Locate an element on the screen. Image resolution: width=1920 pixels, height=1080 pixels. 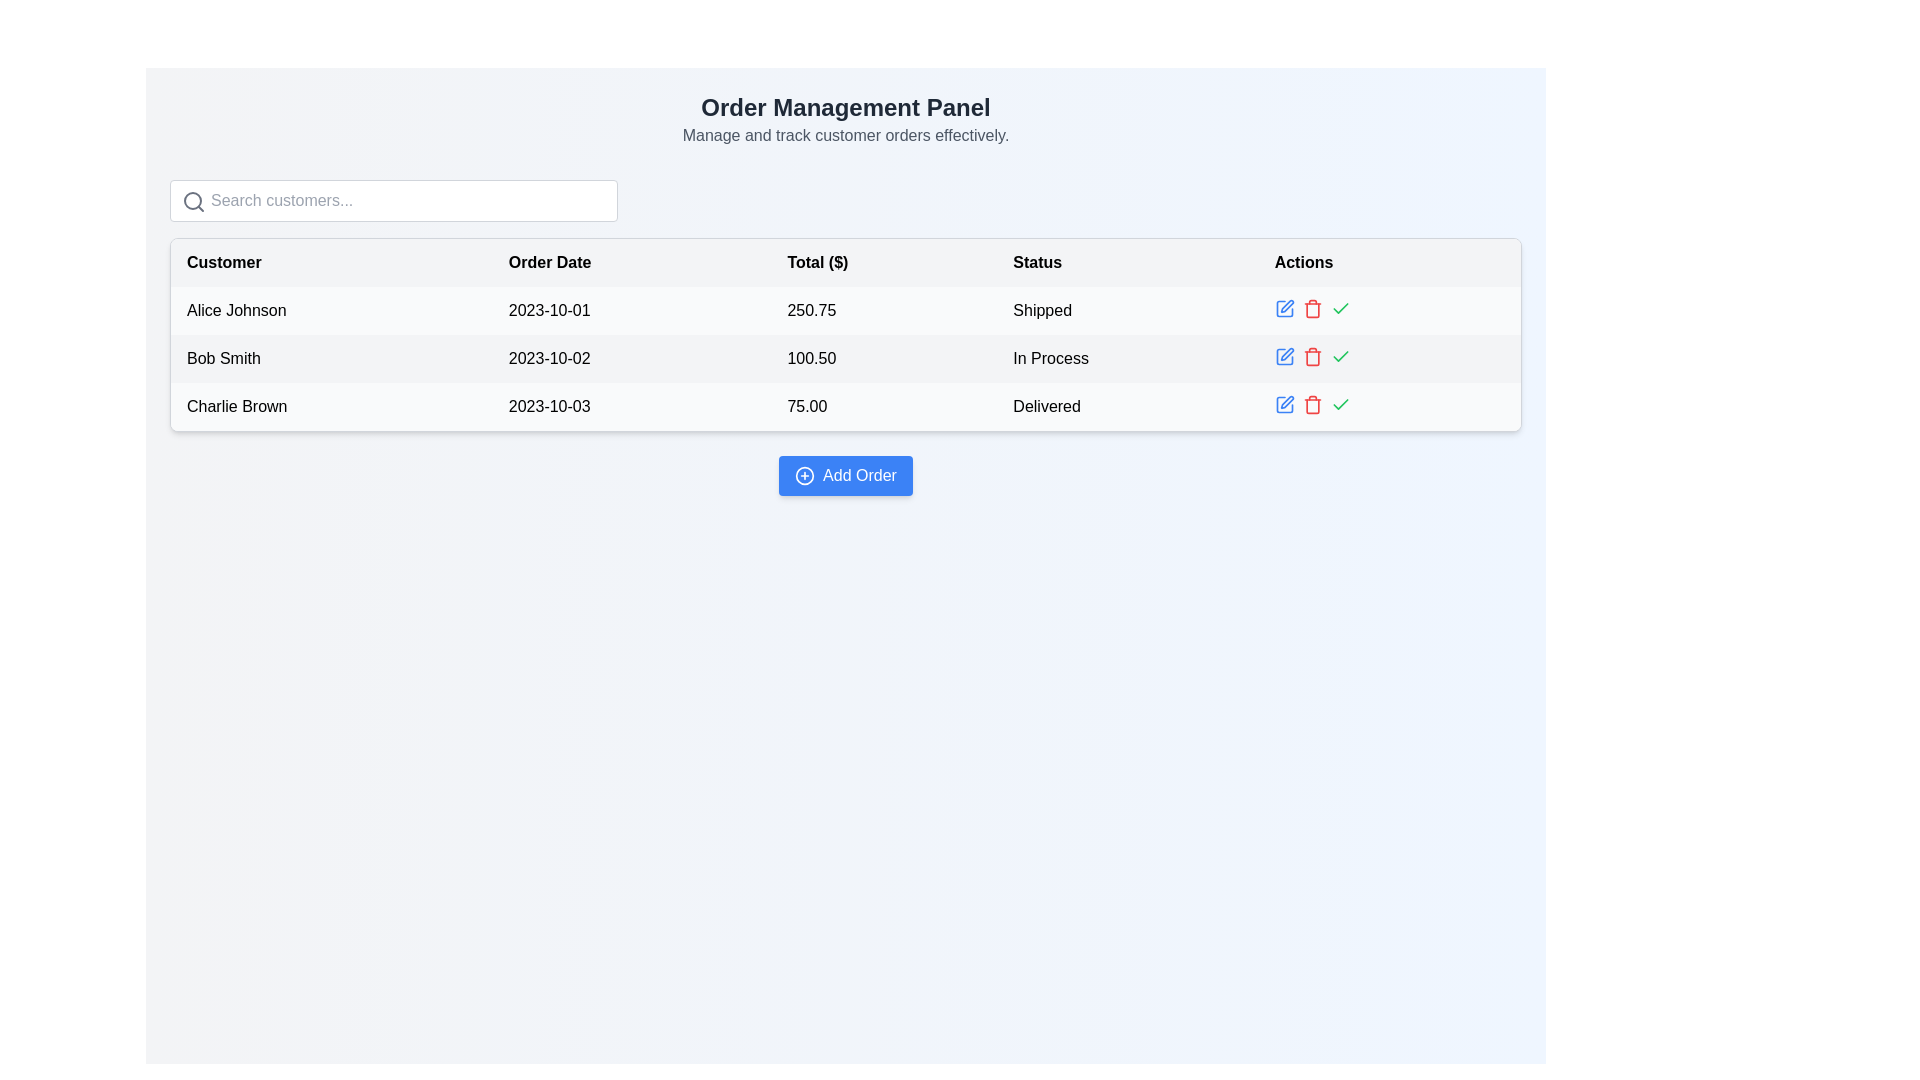
the SVG checkmark icon in the 'Actions' column for 'Bob Smith' is located at coordinates (1340, 404).